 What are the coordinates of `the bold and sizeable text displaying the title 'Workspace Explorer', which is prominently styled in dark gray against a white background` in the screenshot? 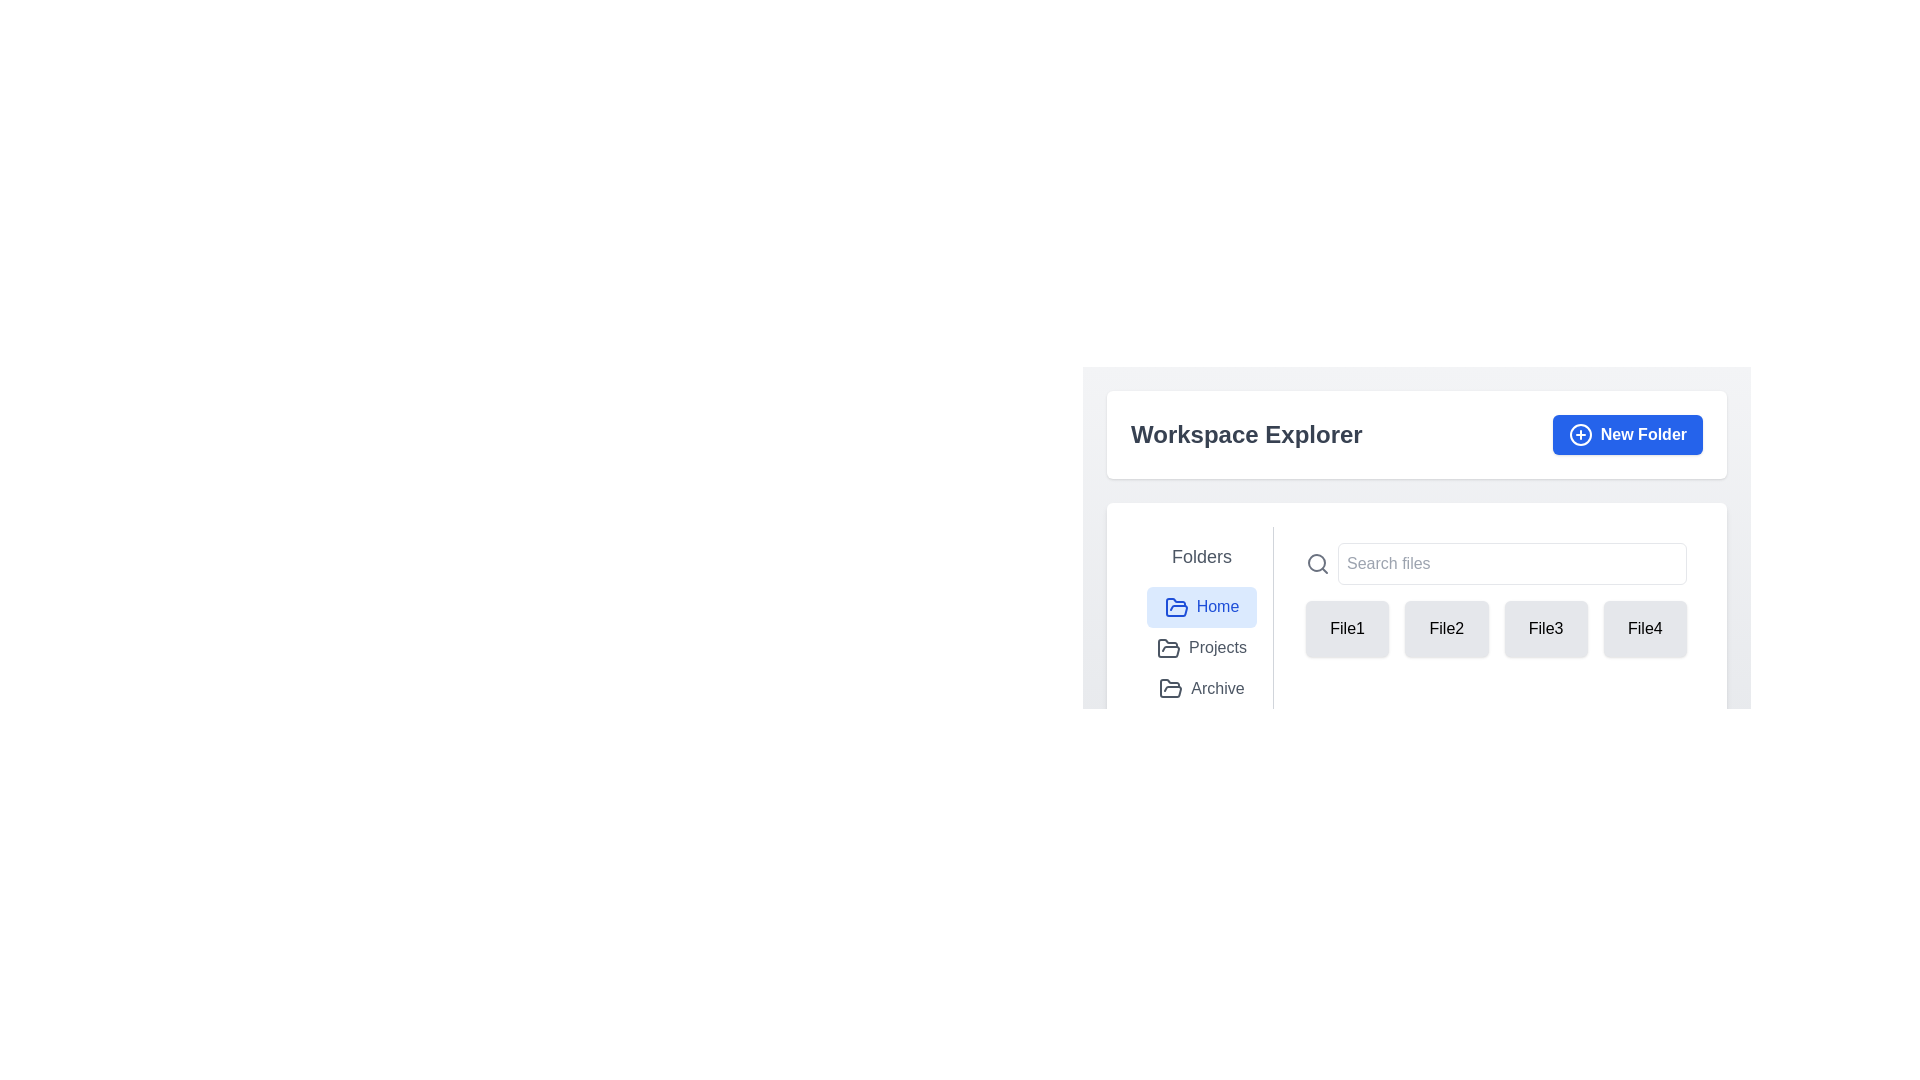 It's located at (1245, 434).